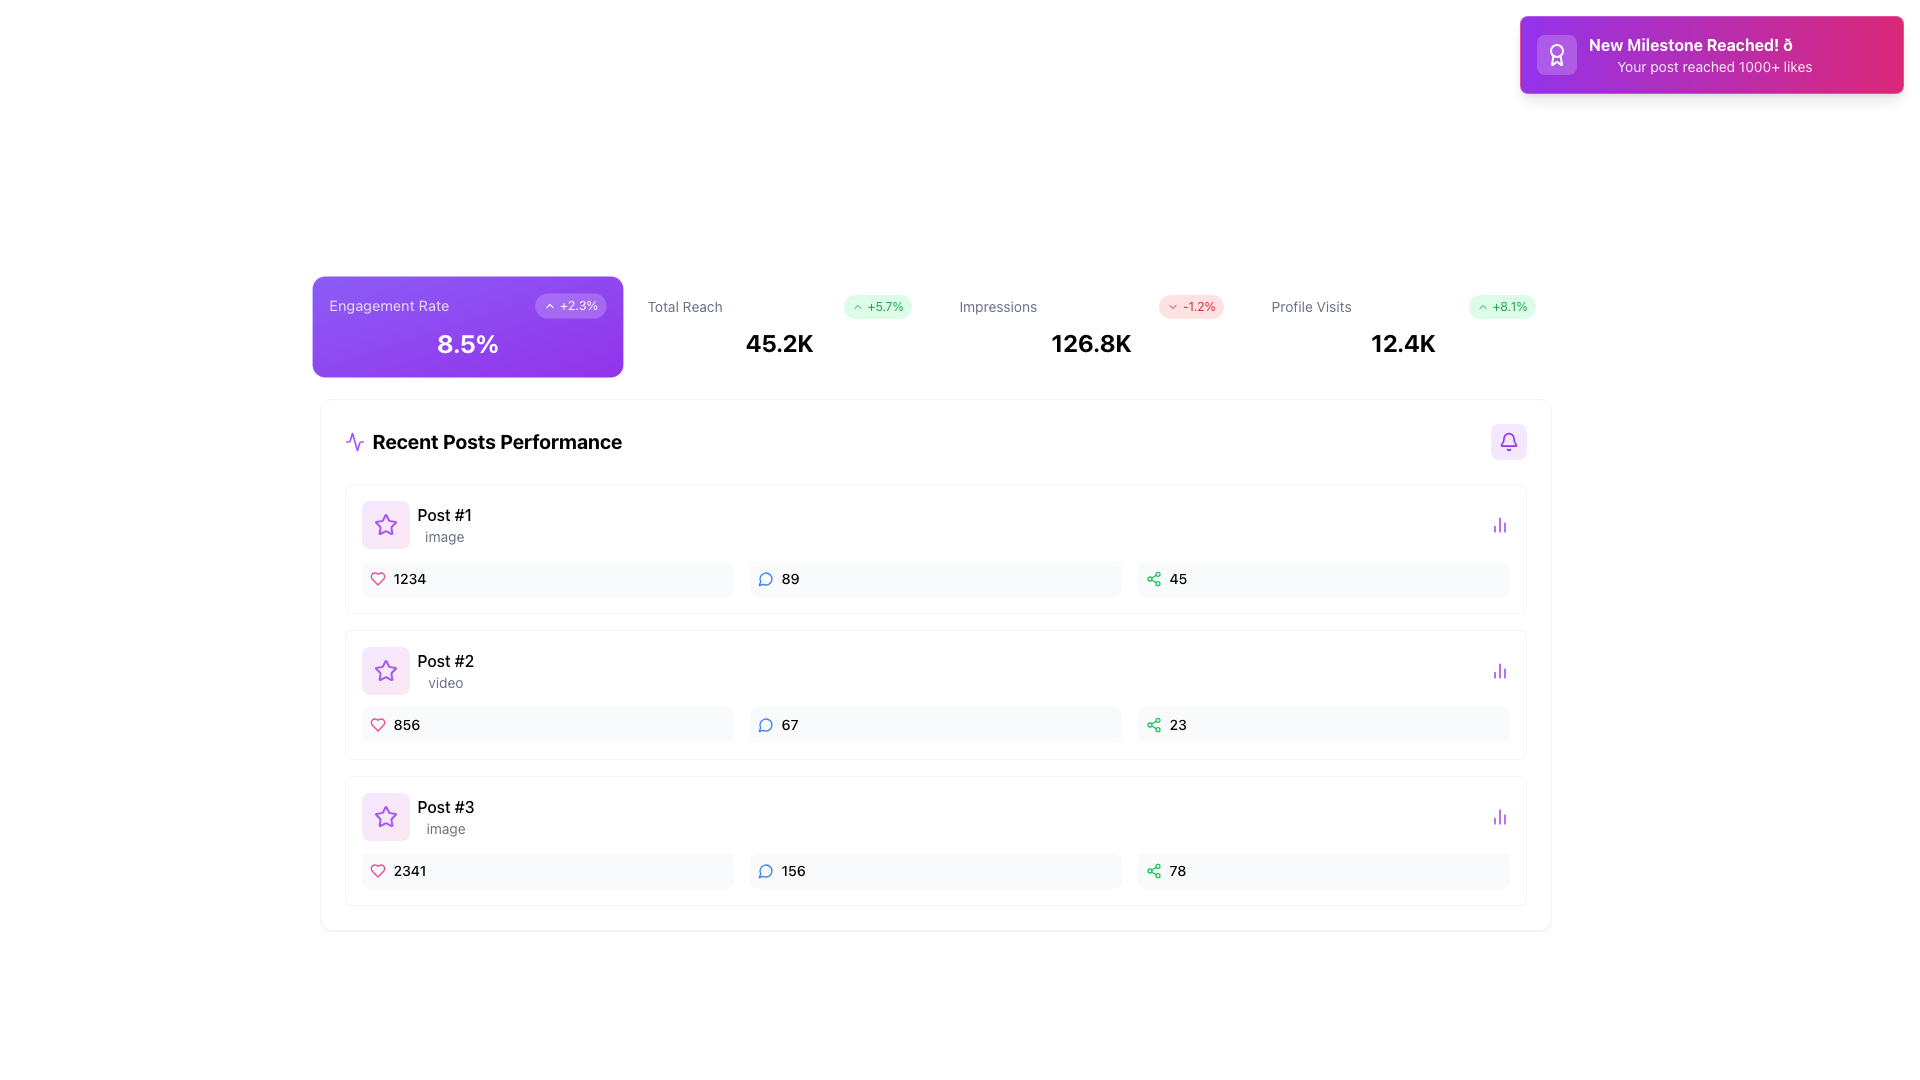  I want to click on the speech bubble icon representing the comments count for the second post's performance in the list of metrics, so click(764, 725).